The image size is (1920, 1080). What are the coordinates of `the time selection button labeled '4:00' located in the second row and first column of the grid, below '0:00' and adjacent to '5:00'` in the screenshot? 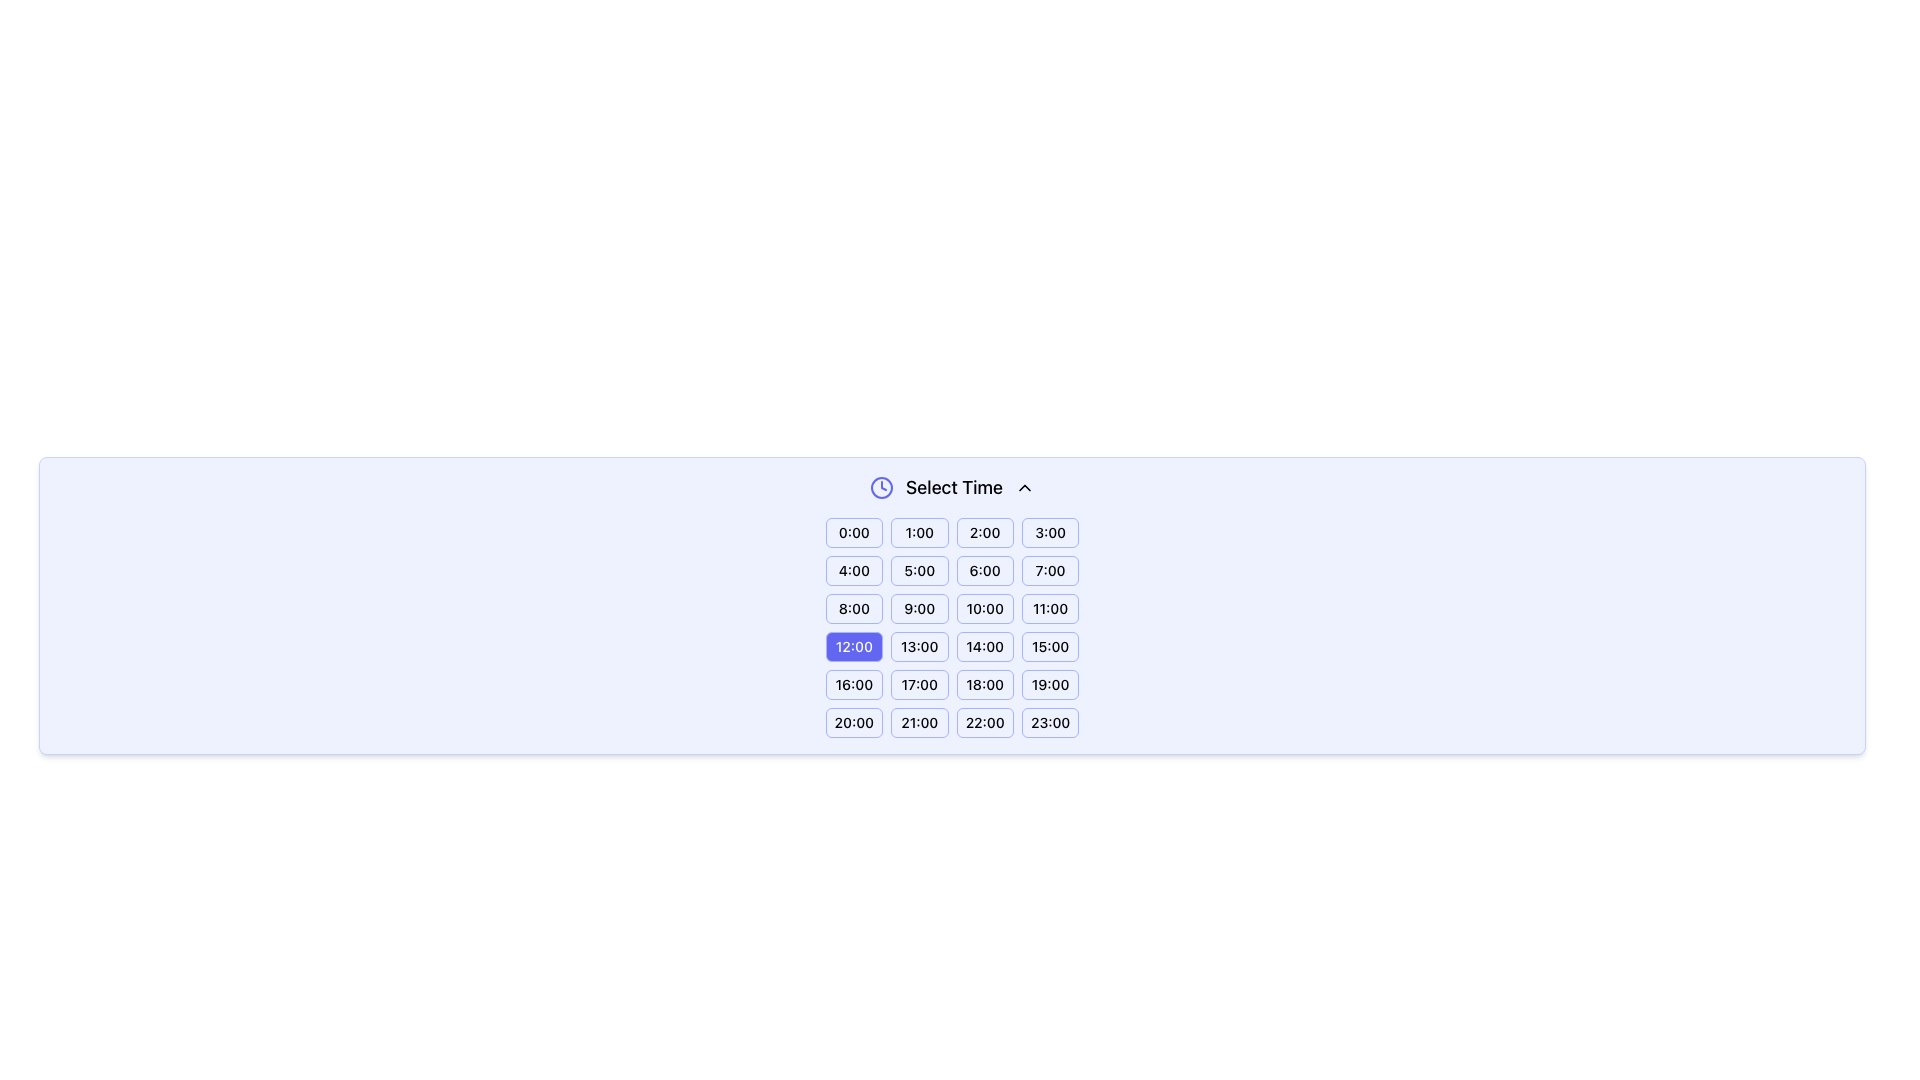 It's located at (854, 570).